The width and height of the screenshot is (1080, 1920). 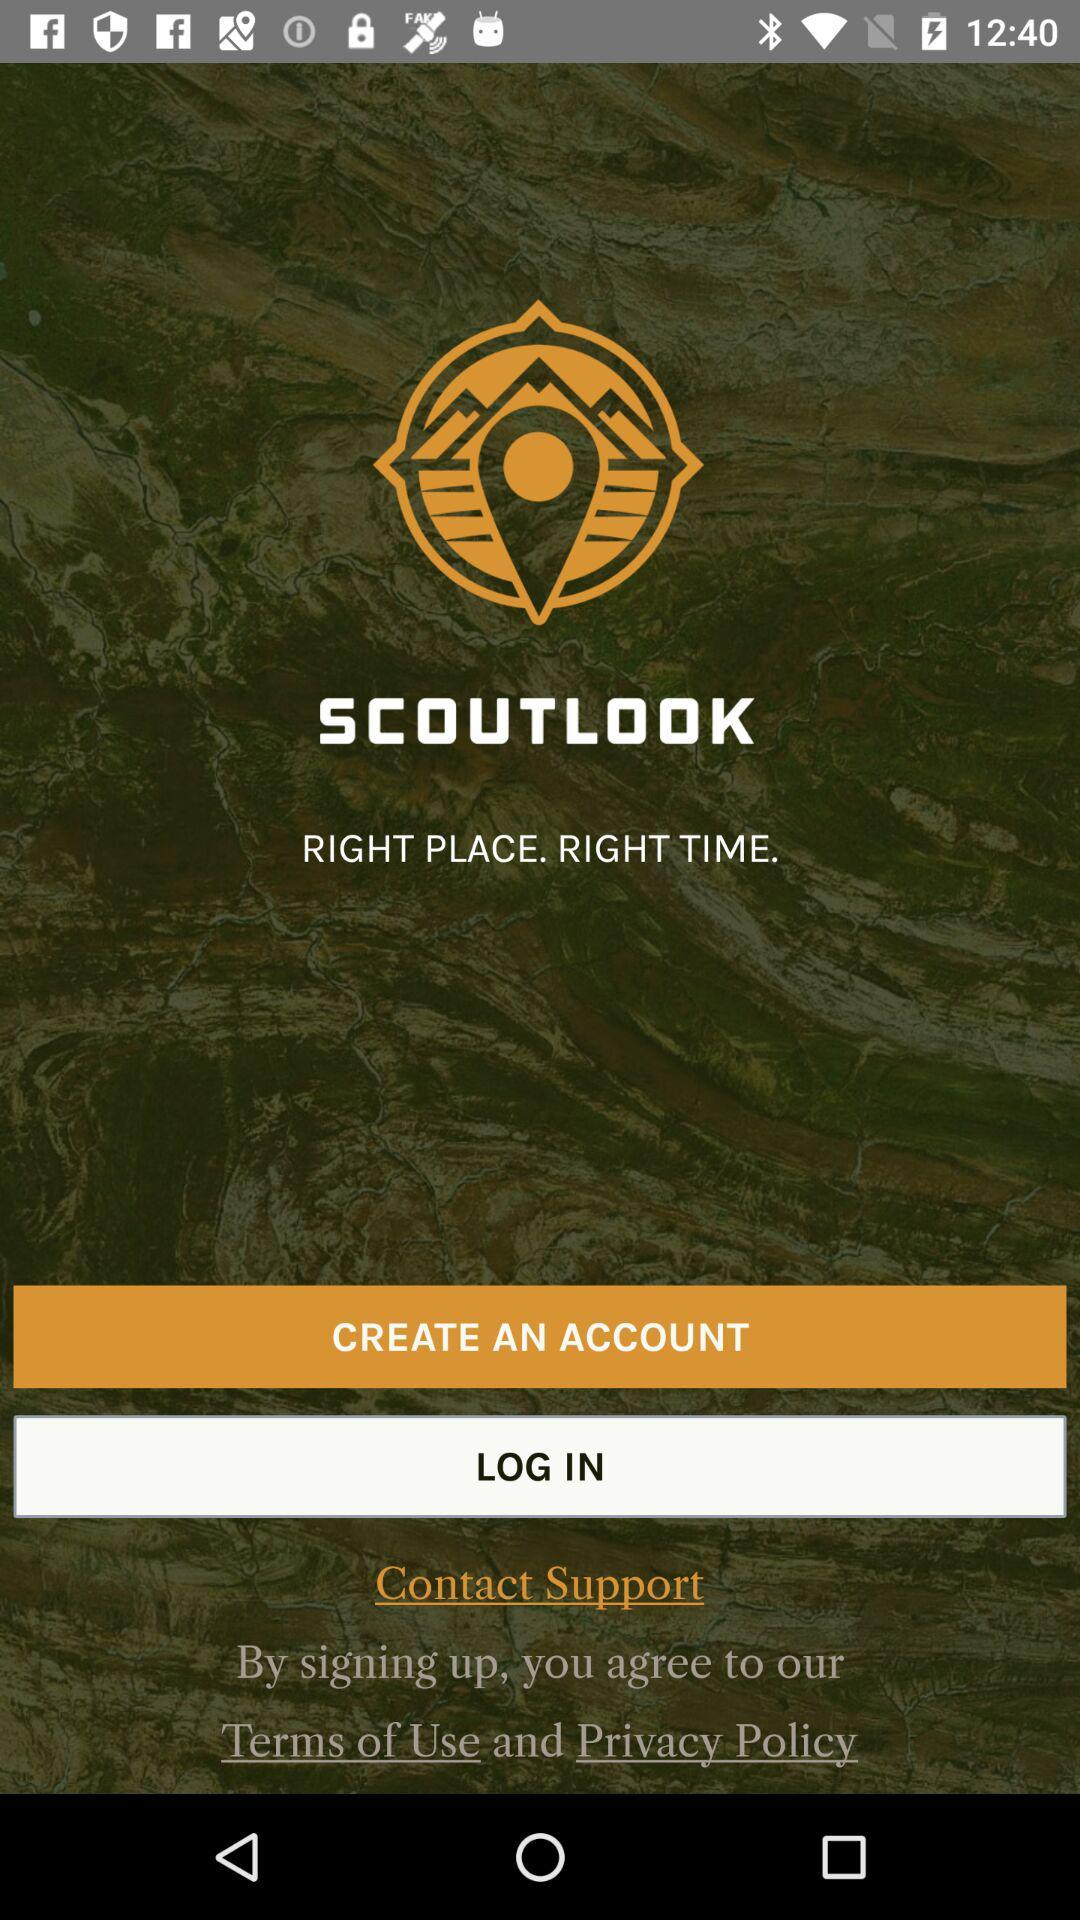 What do you see at coordinates (716, 1740) in the screenshot?
I see `privacy policy item` at bounding box center [716, 1740].